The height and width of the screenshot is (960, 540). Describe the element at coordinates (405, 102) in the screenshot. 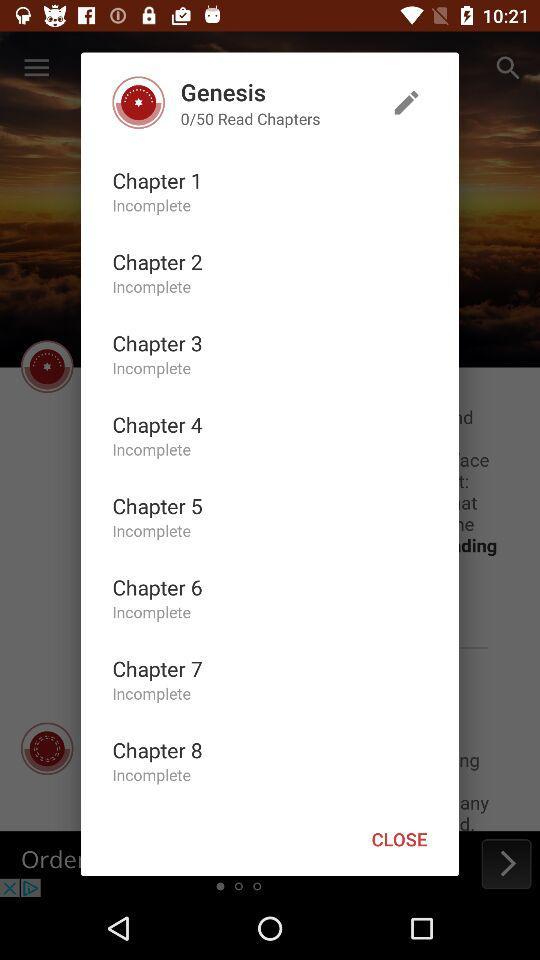

I see `edit the settings edit the selection settings` at that location.